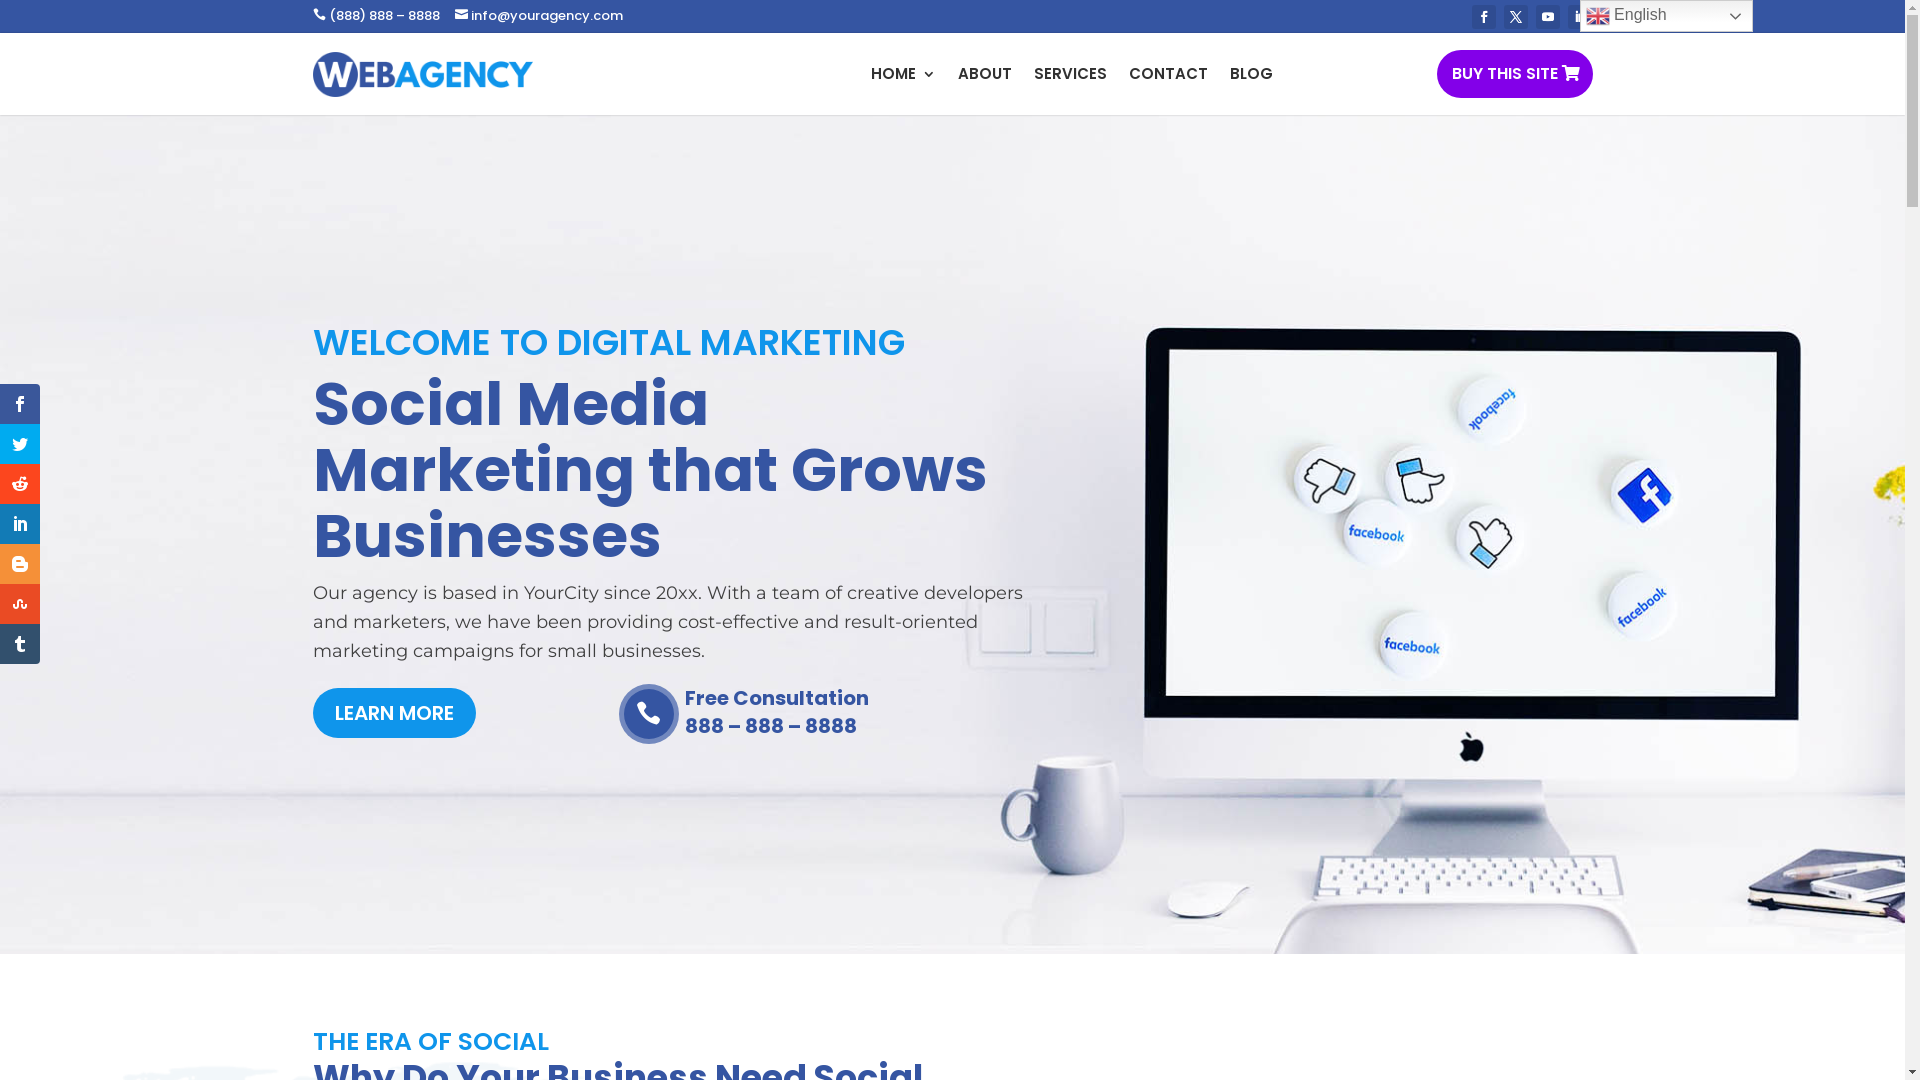  What do you see at coordinates (1513, 72) in the screenshot?
I see `'BUY THIS SITE'` at bounding box center [1513, 72].